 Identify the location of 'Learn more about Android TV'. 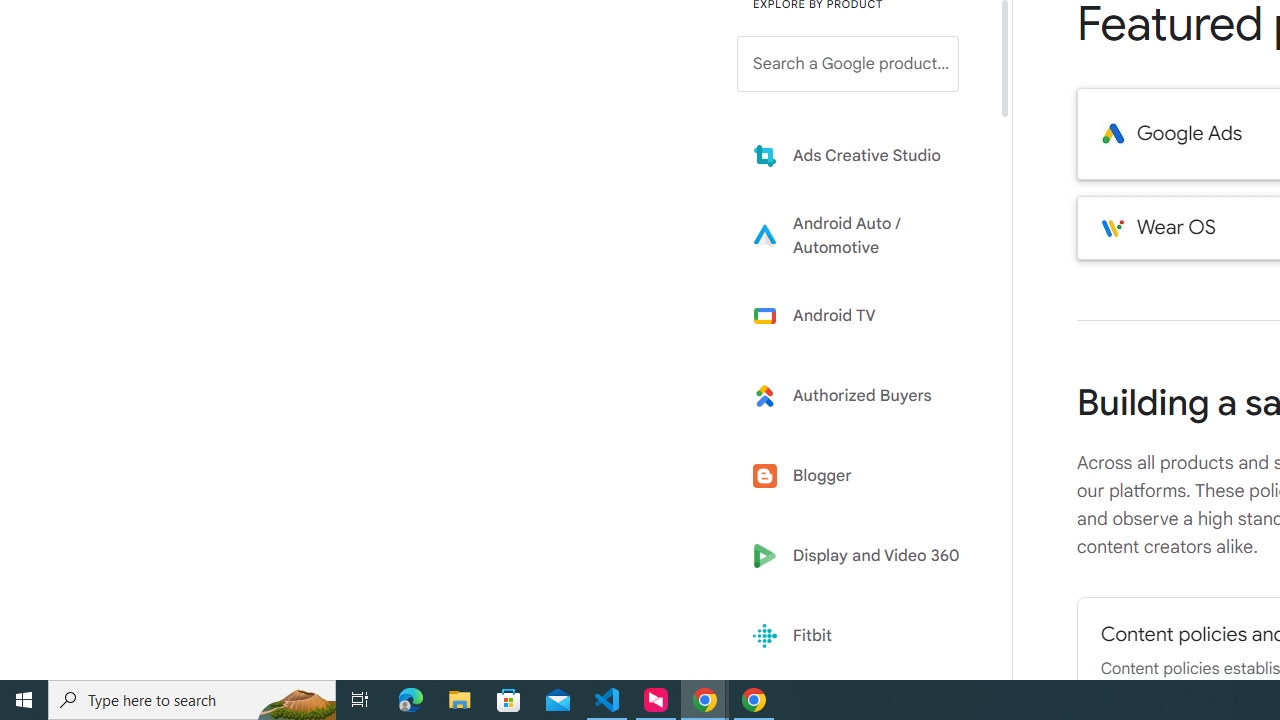
(862, 315).